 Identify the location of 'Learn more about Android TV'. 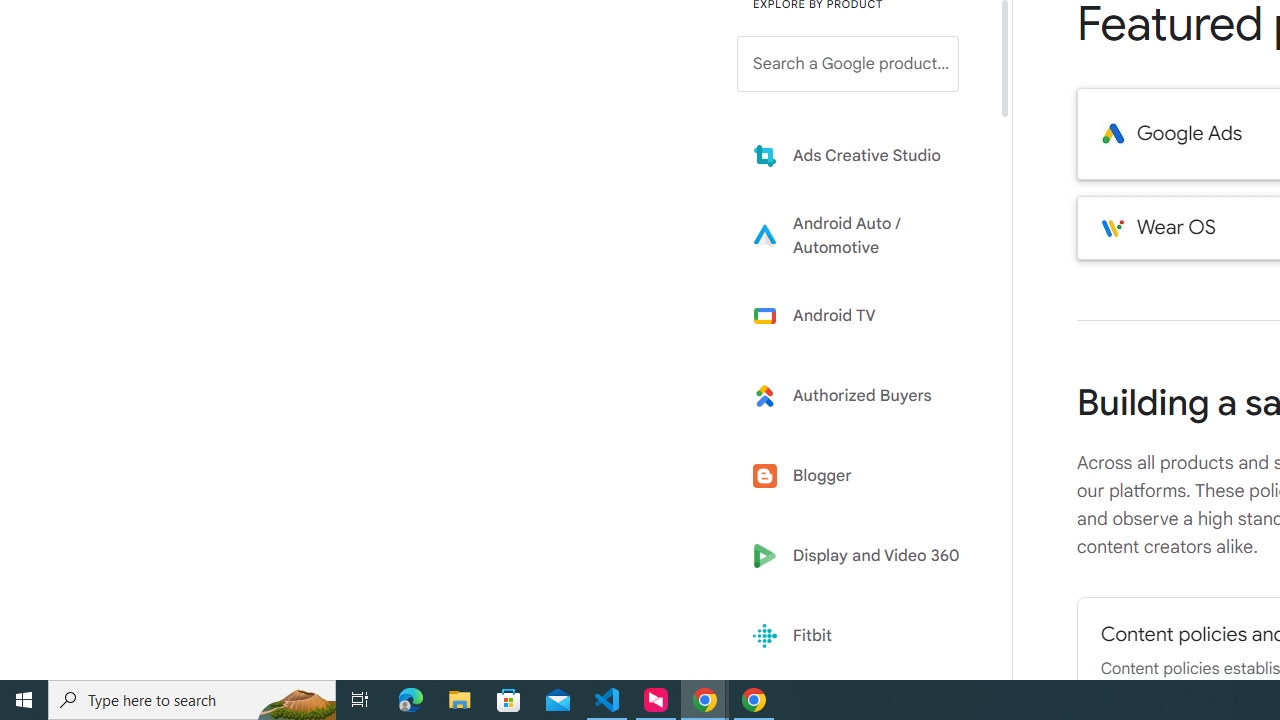
(862, 315).